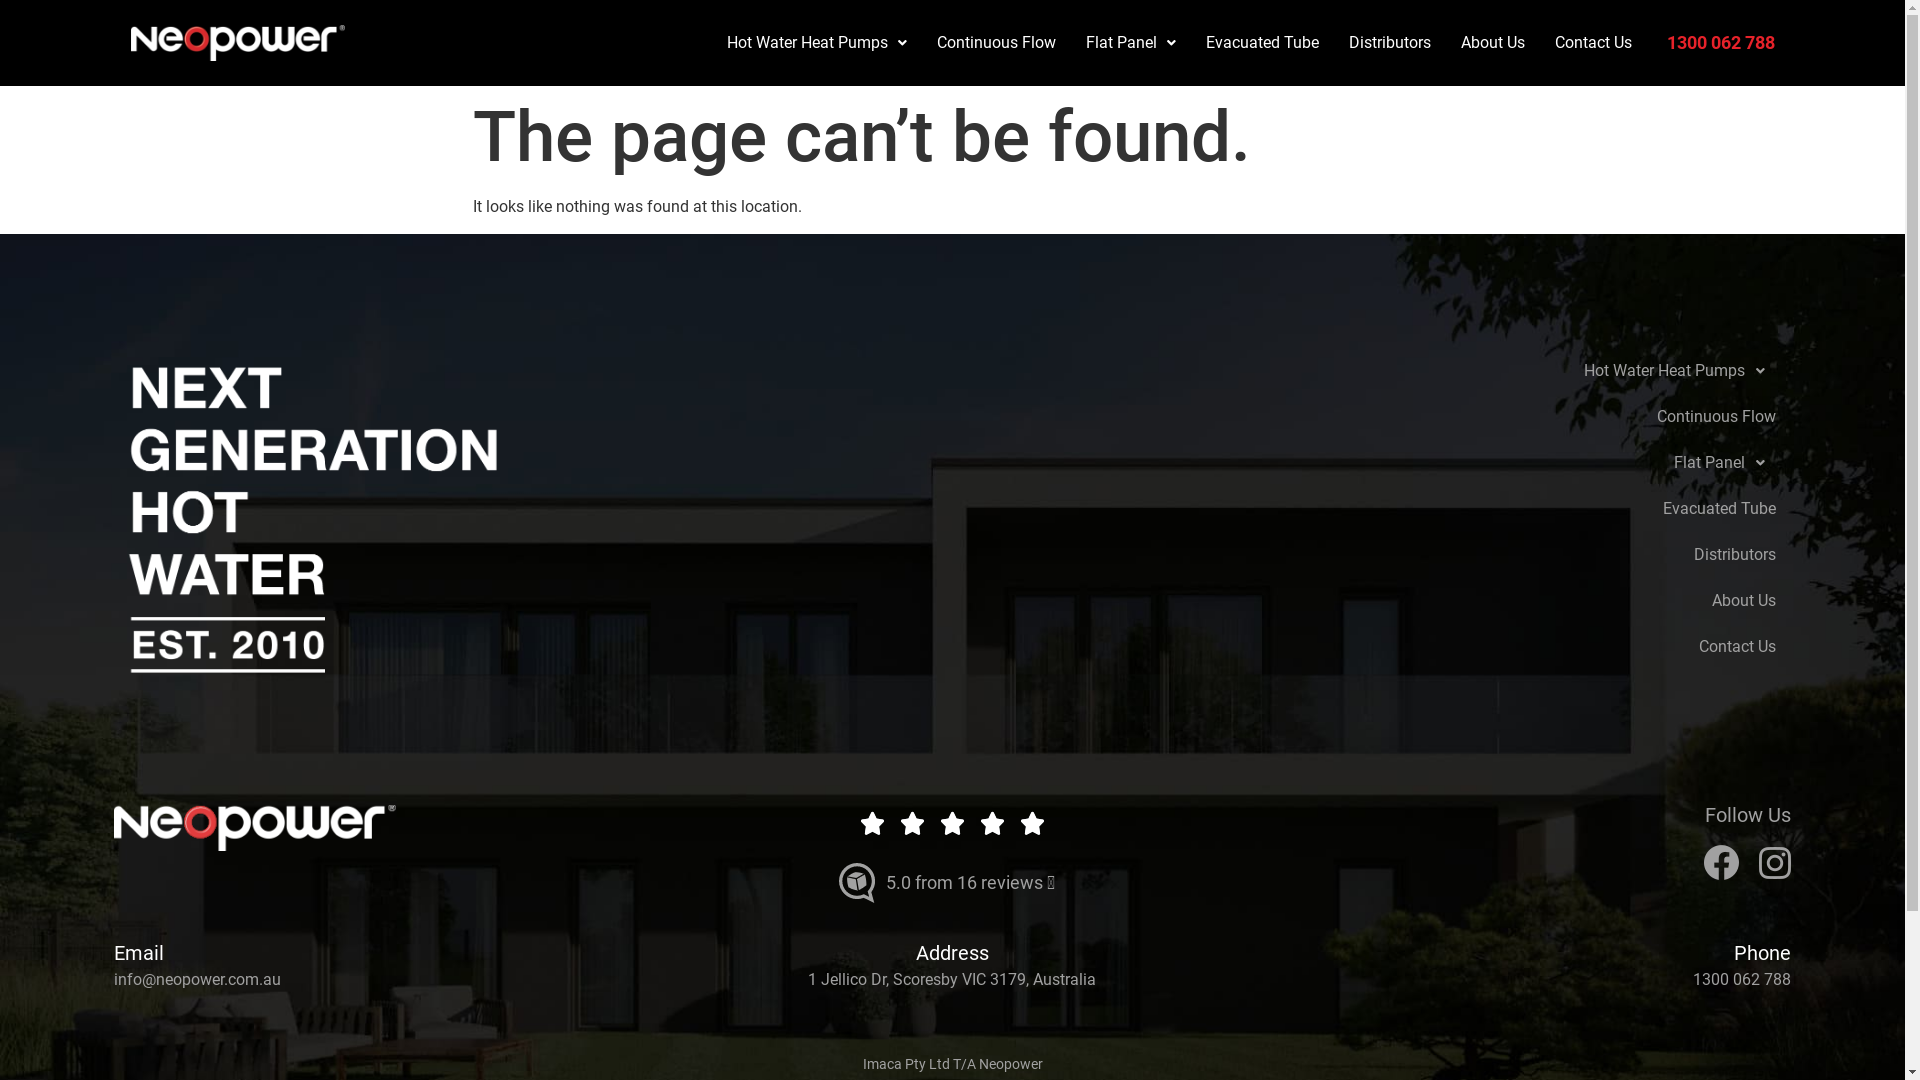 The width and height of the screenshot is (1920, 1080). Describe the element at coordinates (1666, 42) in the screenshot. I see `'1300 062 788'` at that location.